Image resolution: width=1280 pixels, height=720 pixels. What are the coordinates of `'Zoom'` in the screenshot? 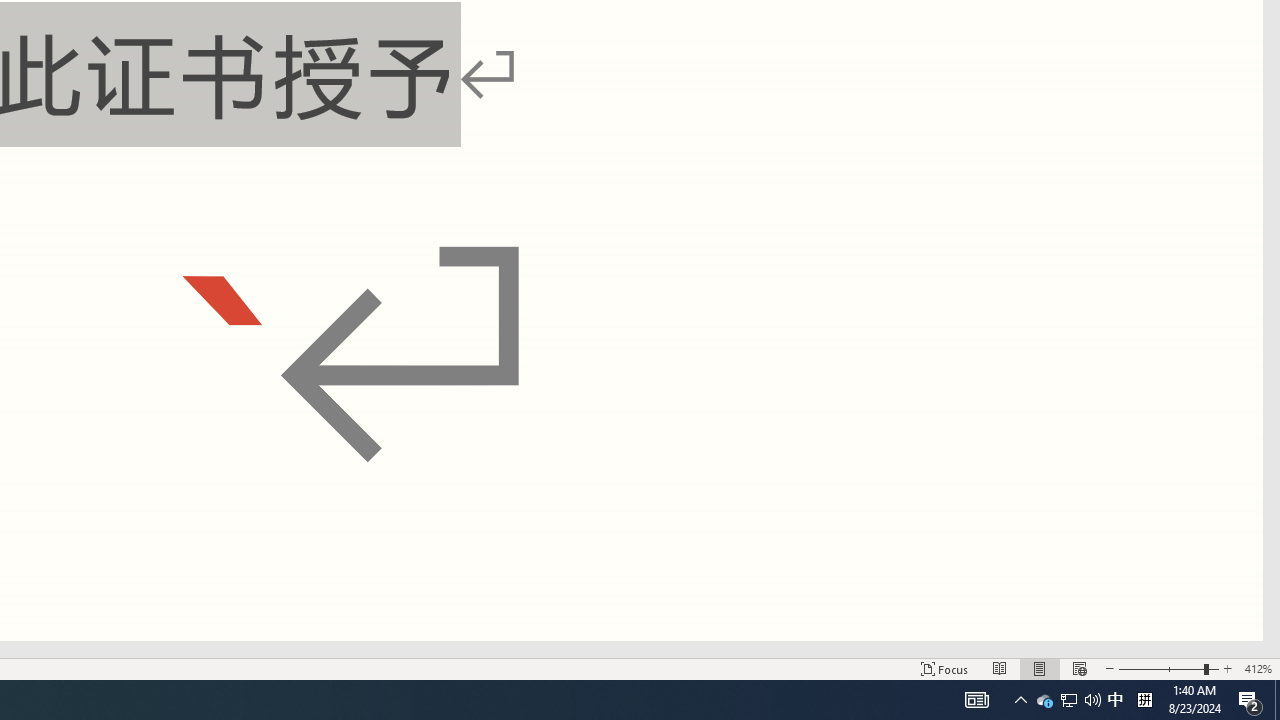 It's located at (1168, 669).